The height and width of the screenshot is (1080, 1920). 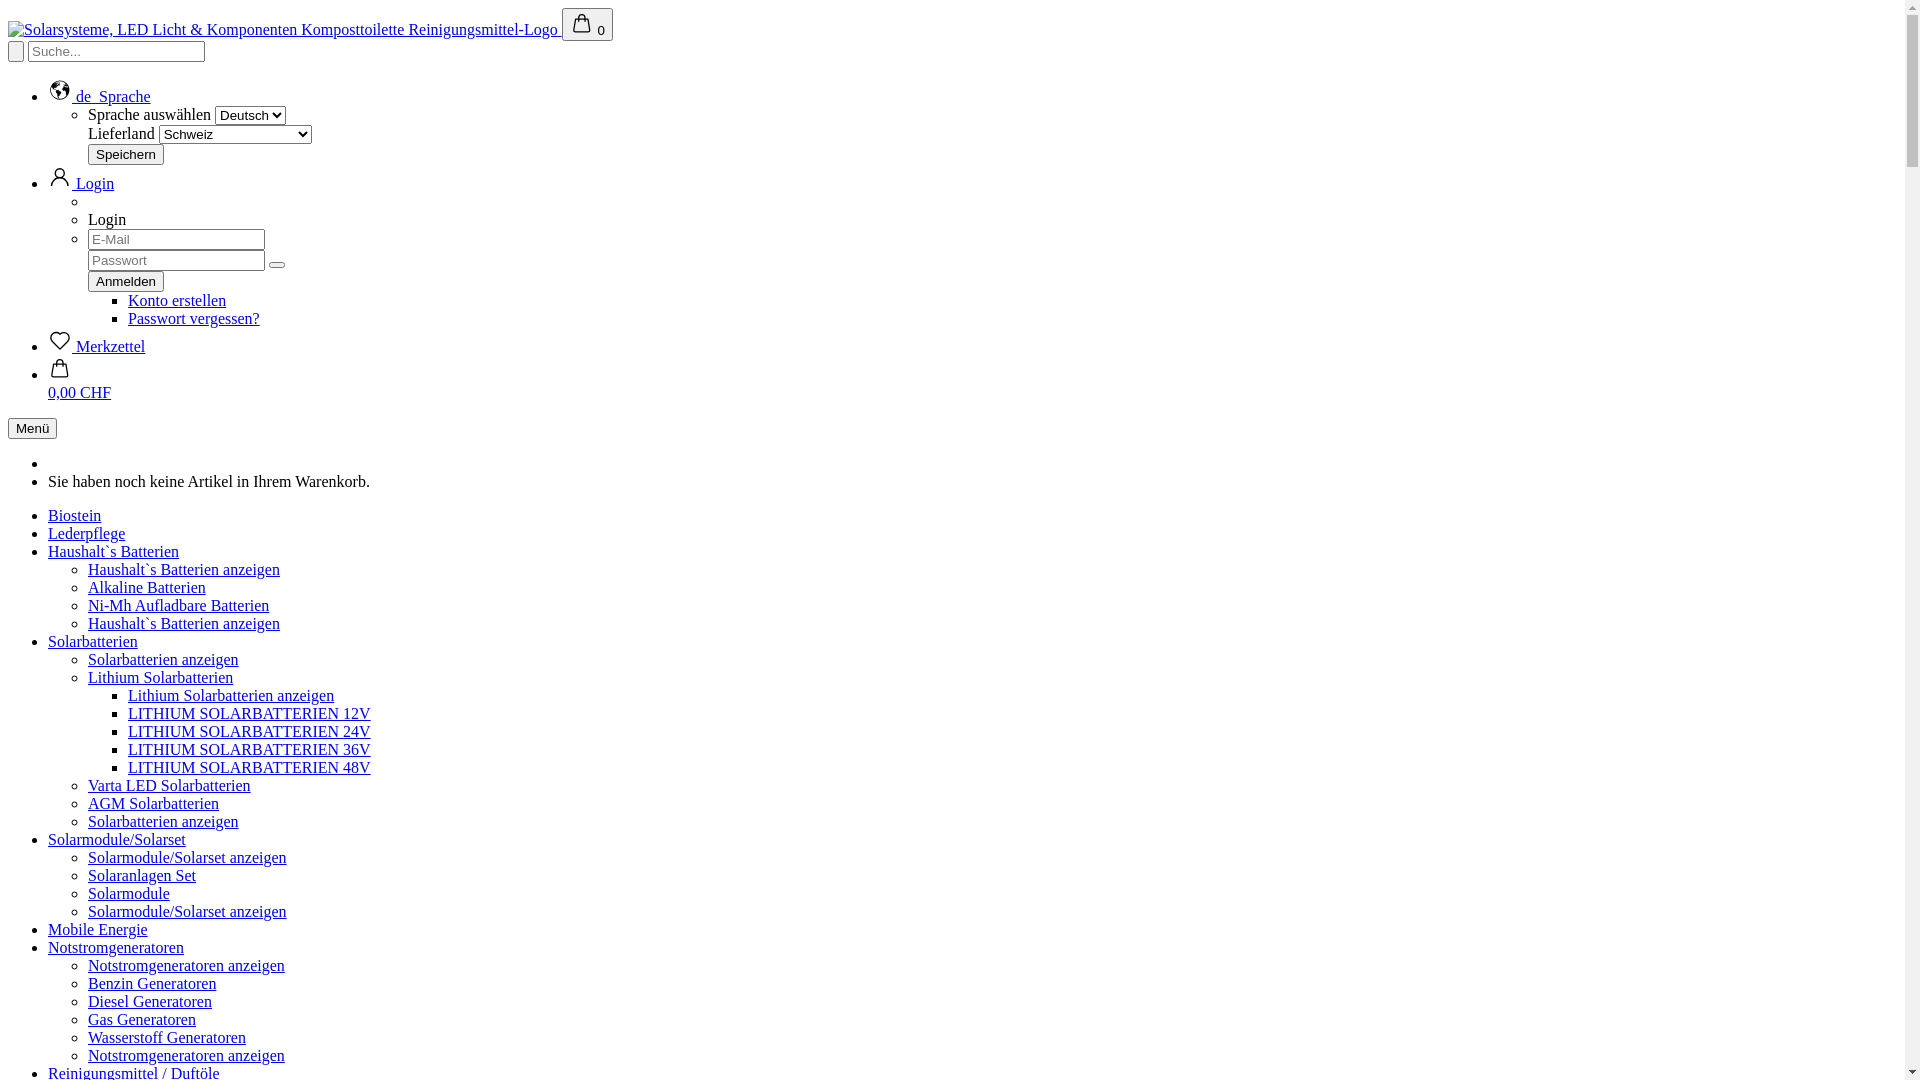 What do you see at coordinates (127, 317) in the screenshot?
I see `'Passwort vergessen?'` at bounding box center [127, 317].